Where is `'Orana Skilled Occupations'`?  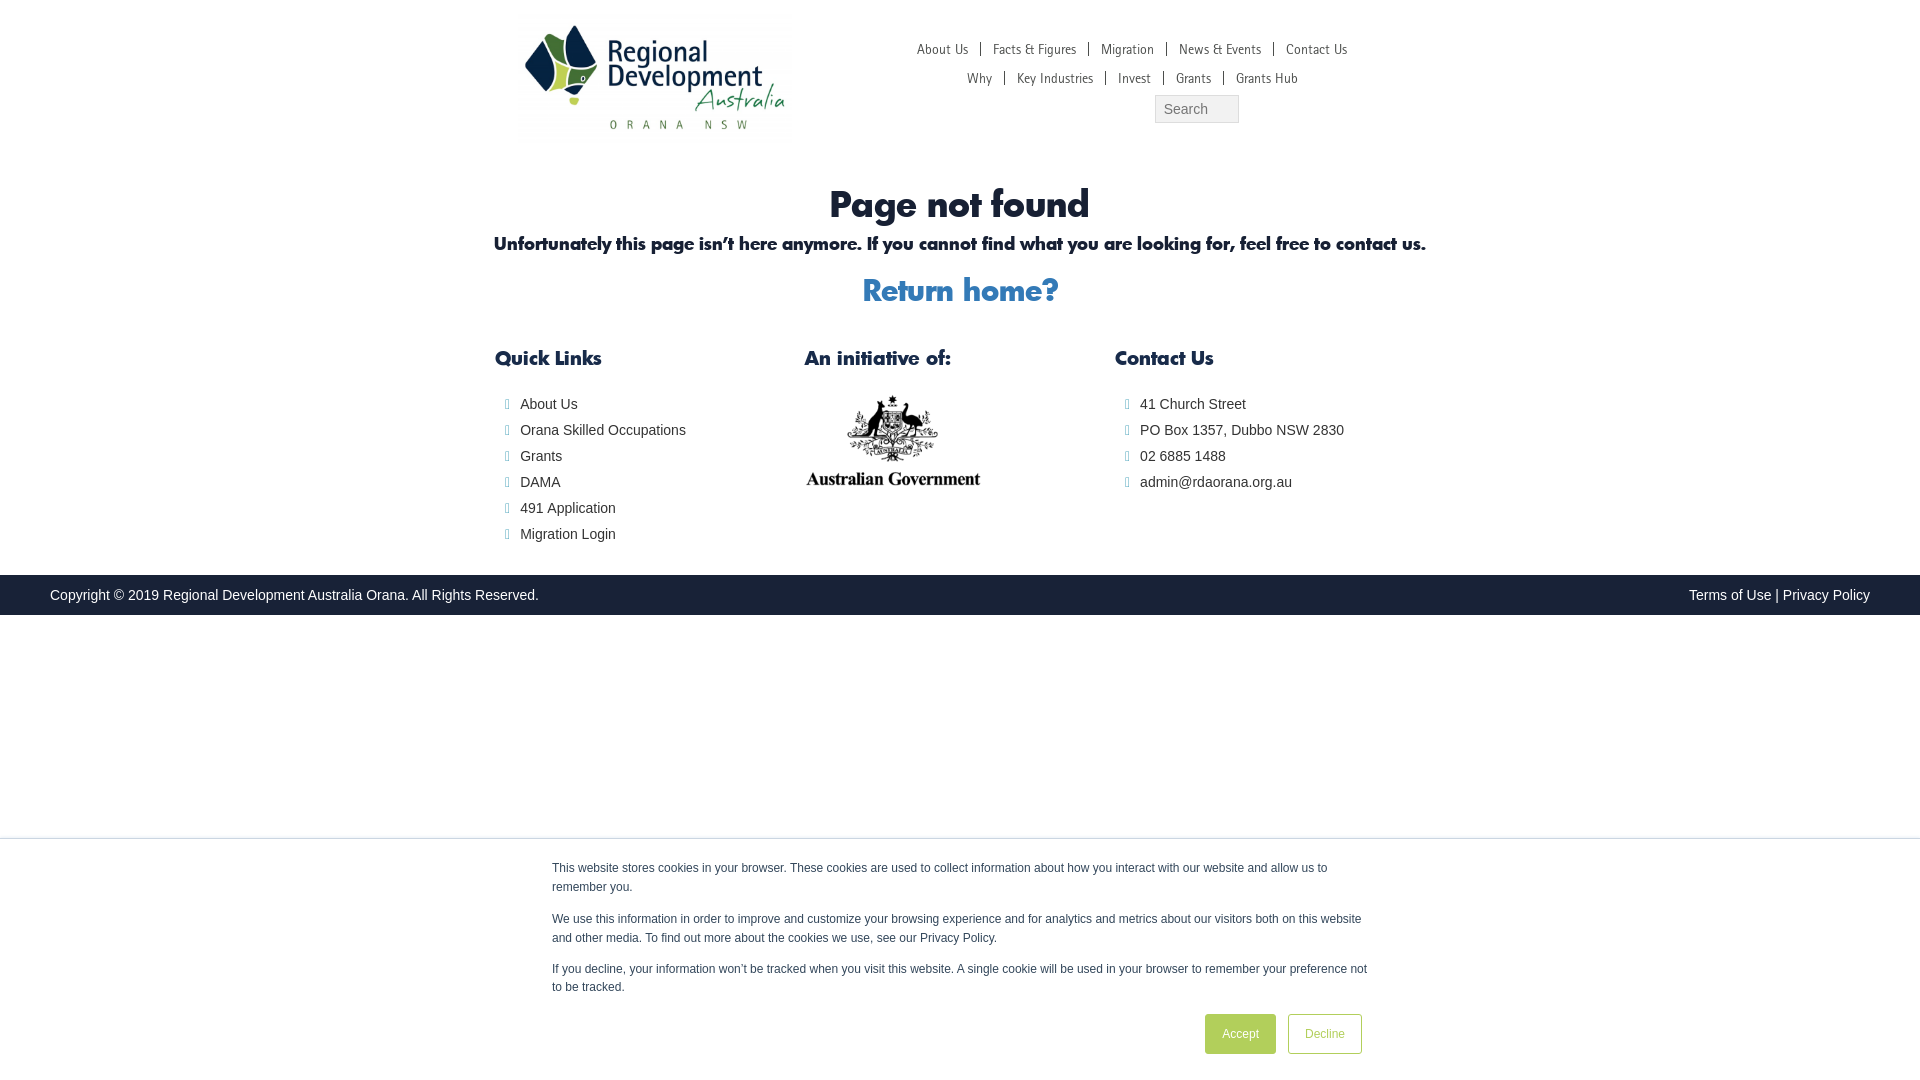 'Orana Skilled Occupations' is located at coordinates (602, 428).